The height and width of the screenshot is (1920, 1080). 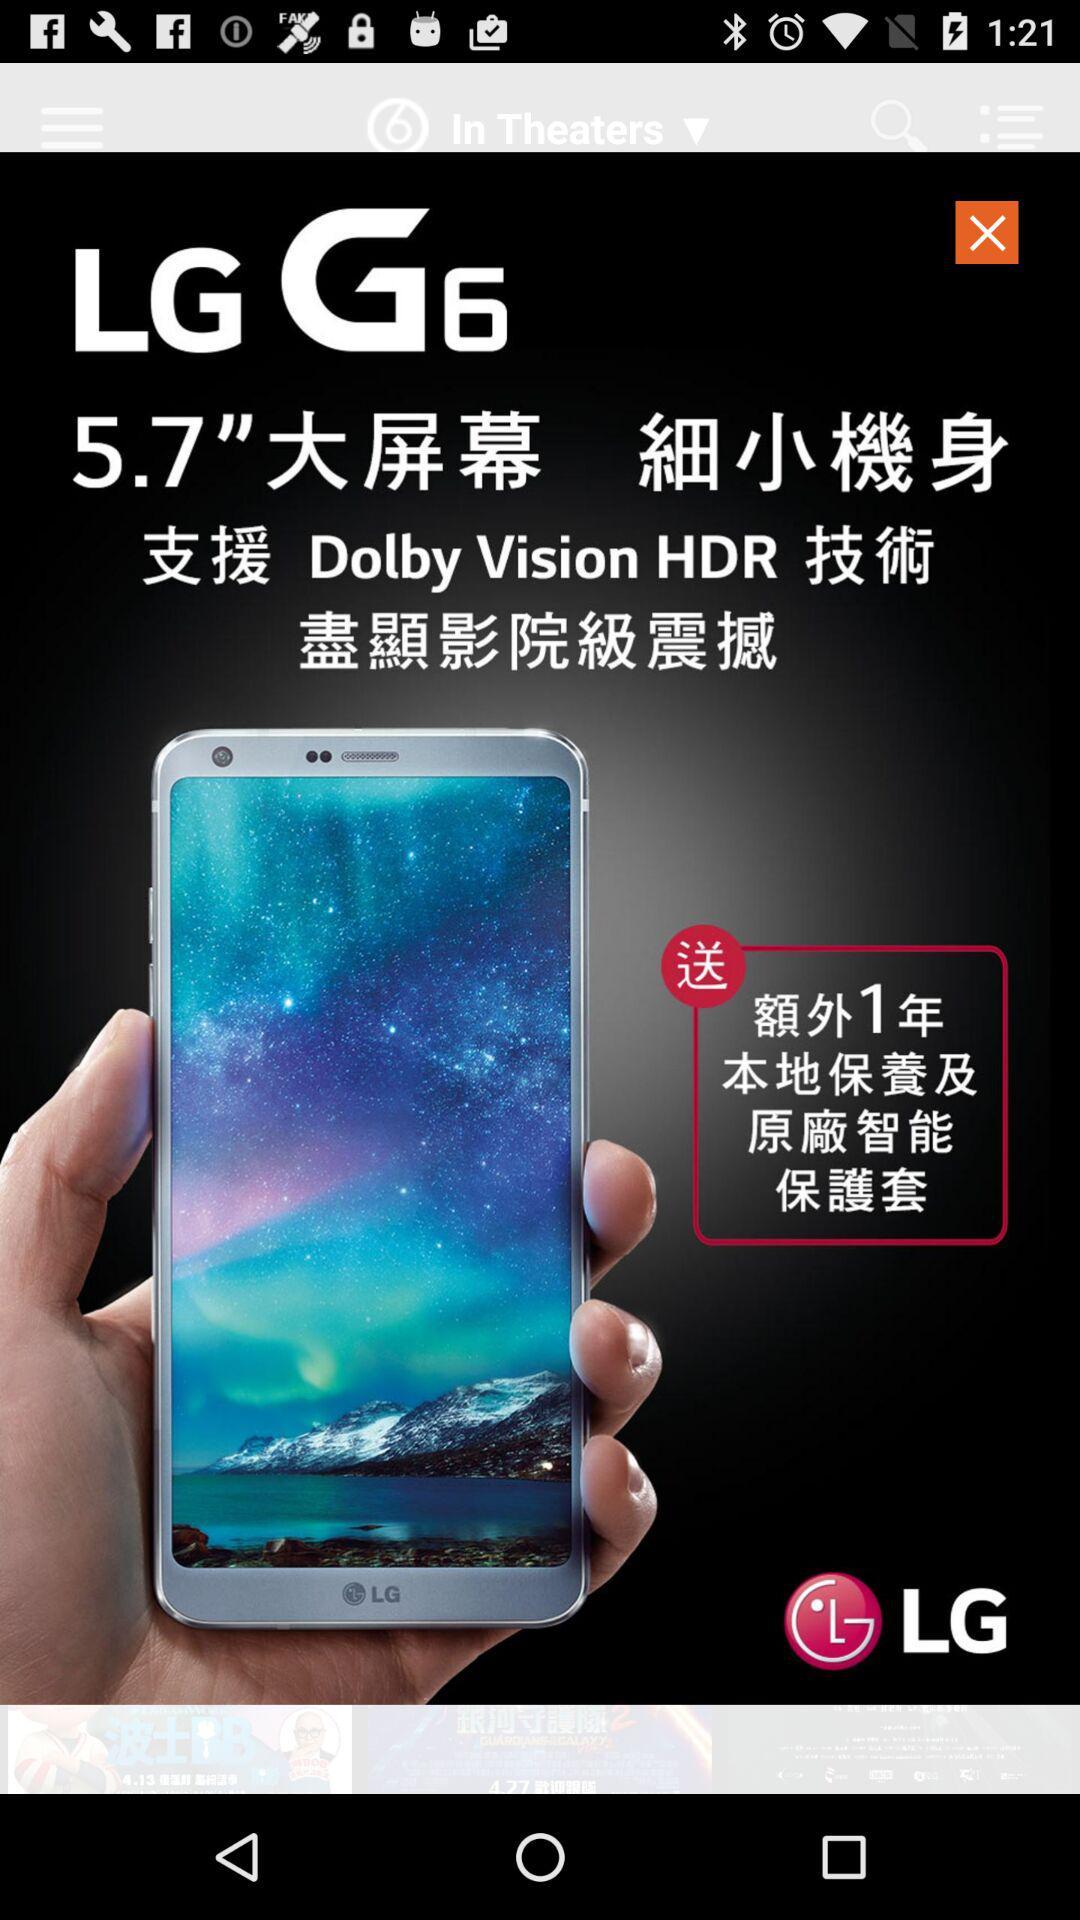 What do you see at coordinates (987, 238) in the screenshot?
I see `exit` at bounding box center [987, 238].